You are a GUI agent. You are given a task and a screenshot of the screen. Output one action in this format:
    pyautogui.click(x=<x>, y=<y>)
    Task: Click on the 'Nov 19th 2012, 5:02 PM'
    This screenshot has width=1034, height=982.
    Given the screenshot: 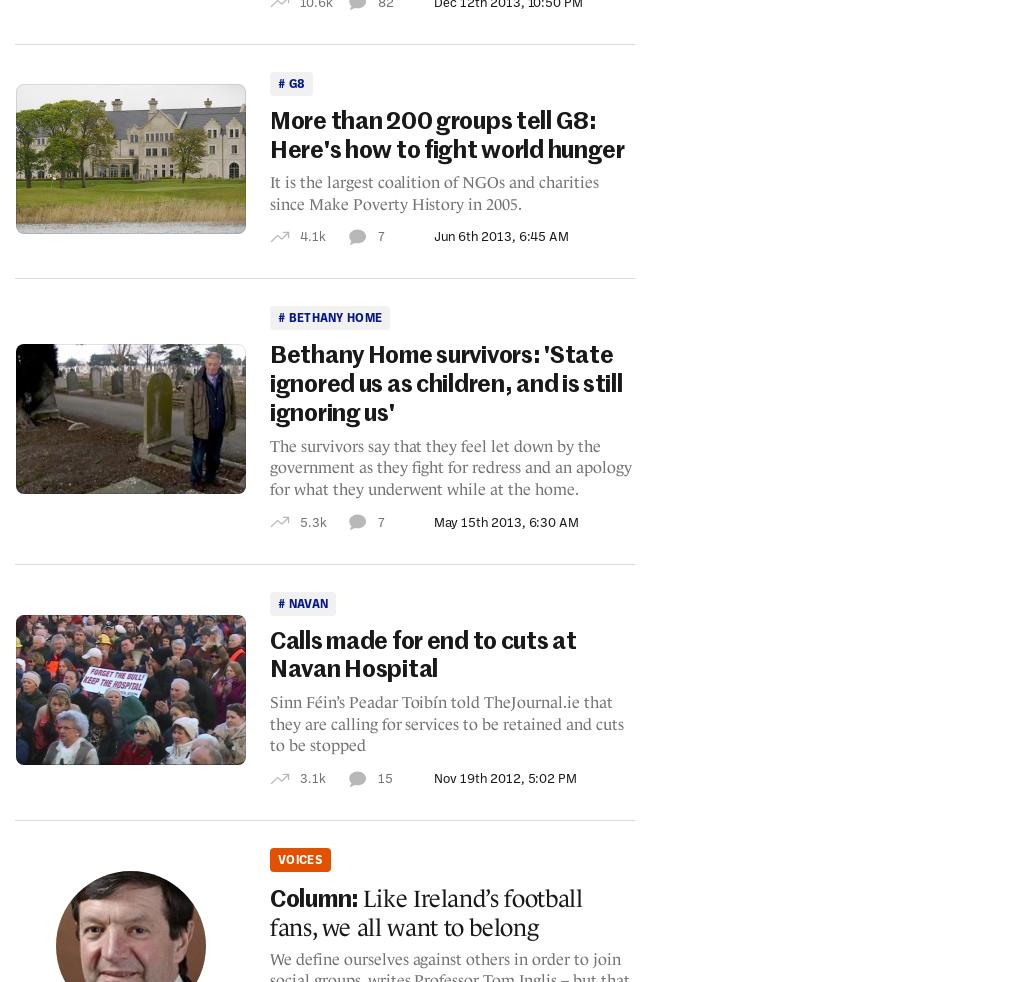 What is the action you would take?
    pyautogui.click(x=504, y=778)
    